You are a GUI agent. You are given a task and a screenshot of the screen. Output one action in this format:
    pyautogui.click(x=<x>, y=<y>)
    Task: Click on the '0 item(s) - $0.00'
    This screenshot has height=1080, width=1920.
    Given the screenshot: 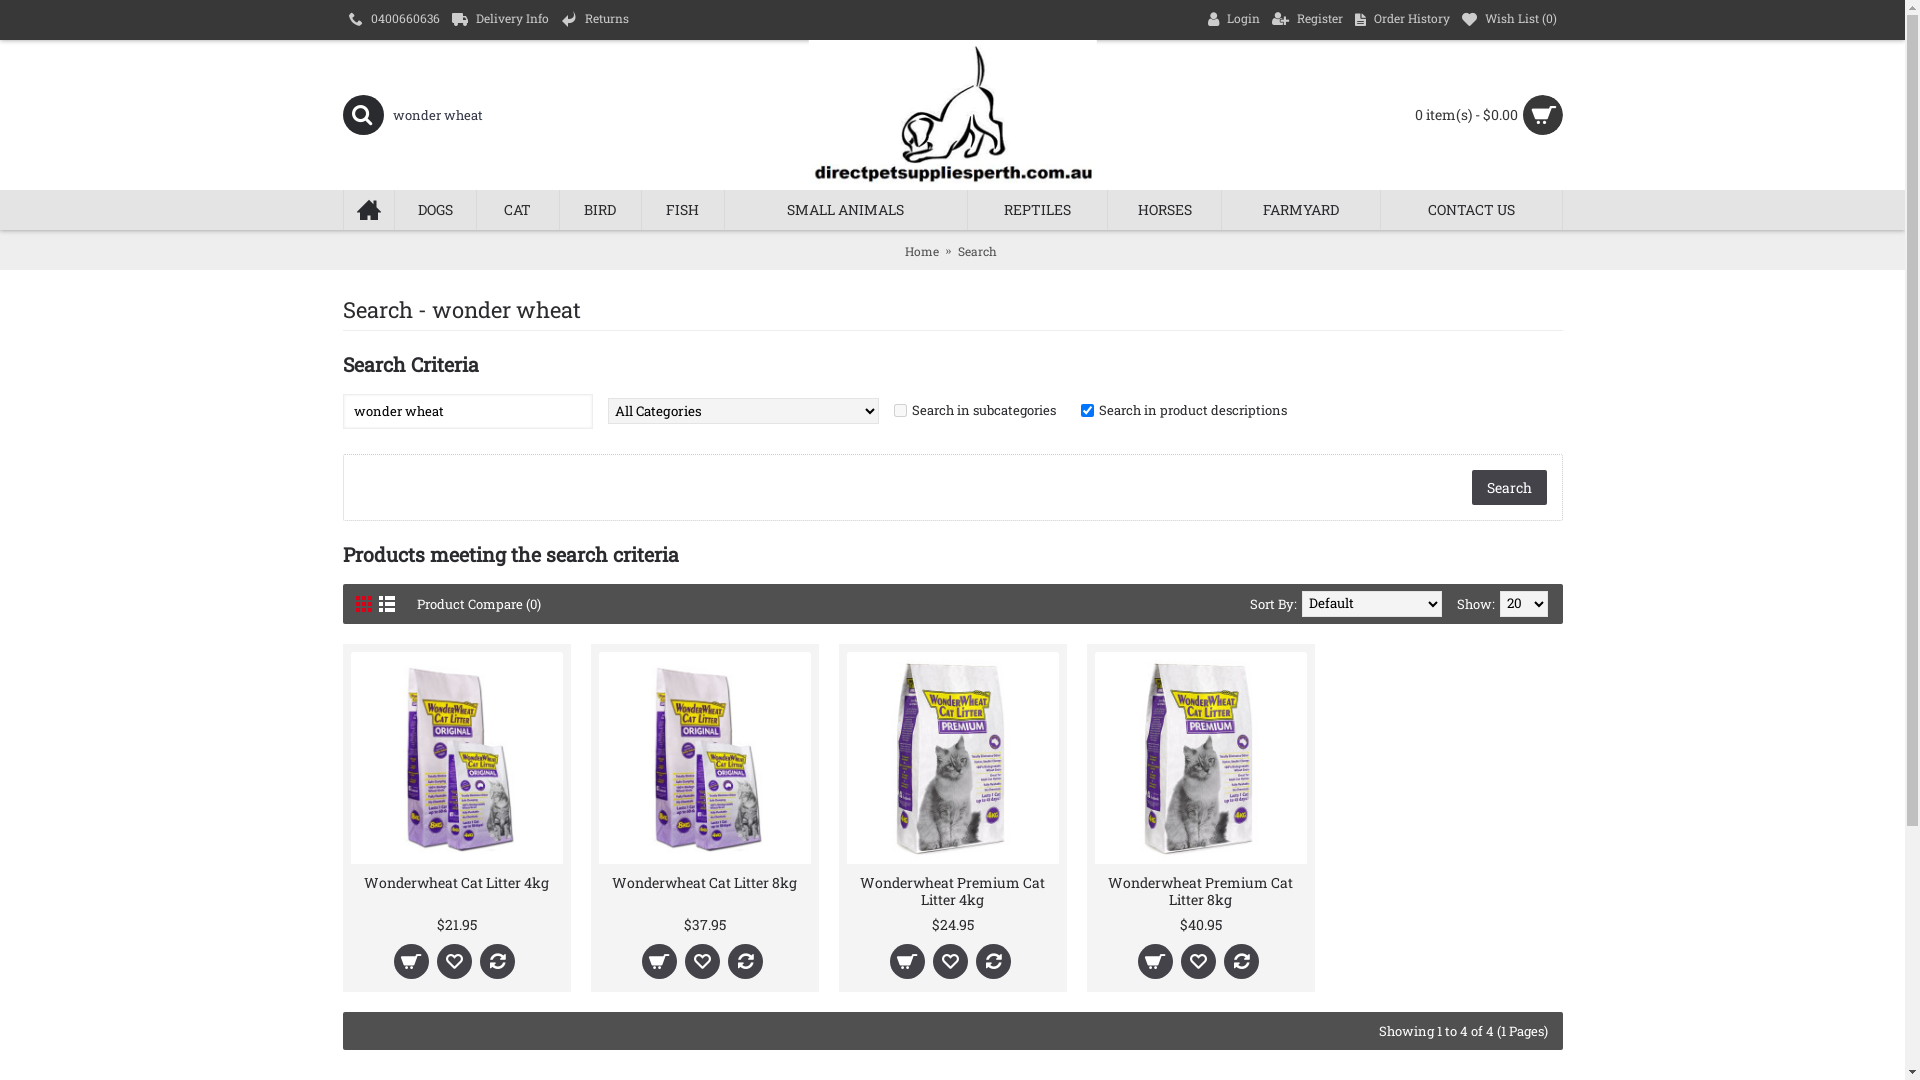 What is the action you would take?
    pyautogui.click(x=1409, y=115)
    